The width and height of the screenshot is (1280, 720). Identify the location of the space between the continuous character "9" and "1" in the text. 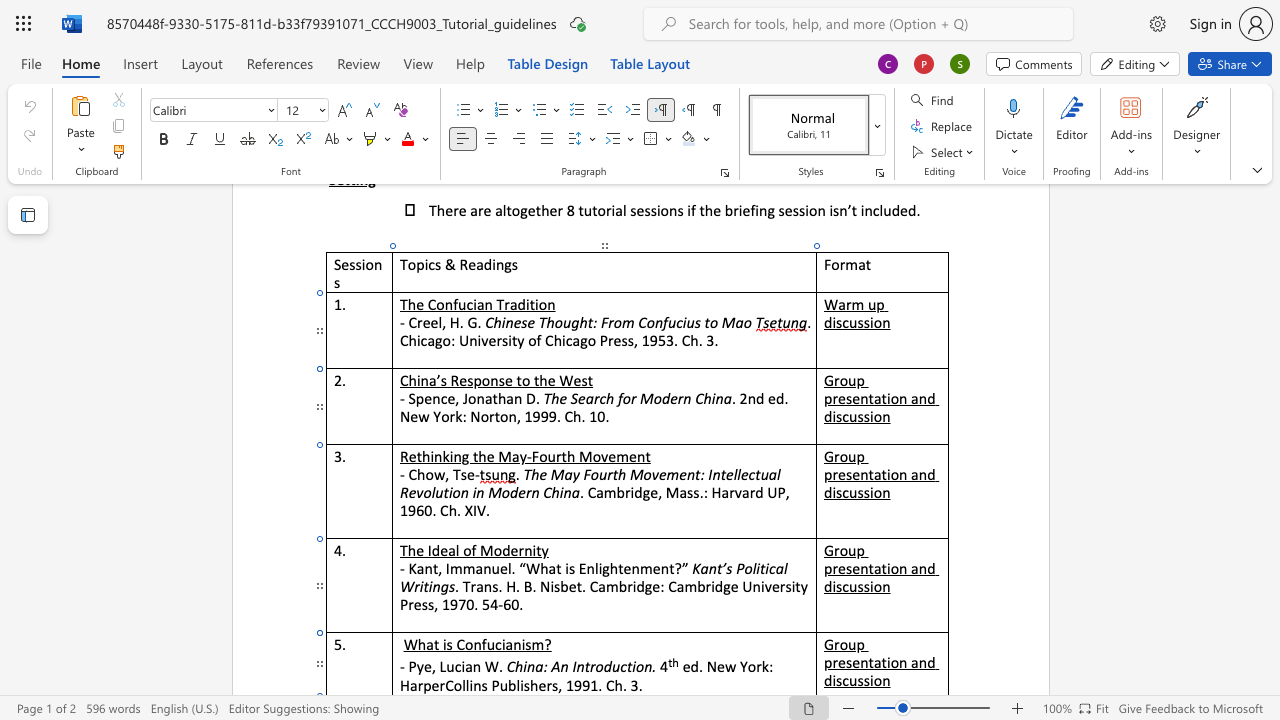
(589, 684).